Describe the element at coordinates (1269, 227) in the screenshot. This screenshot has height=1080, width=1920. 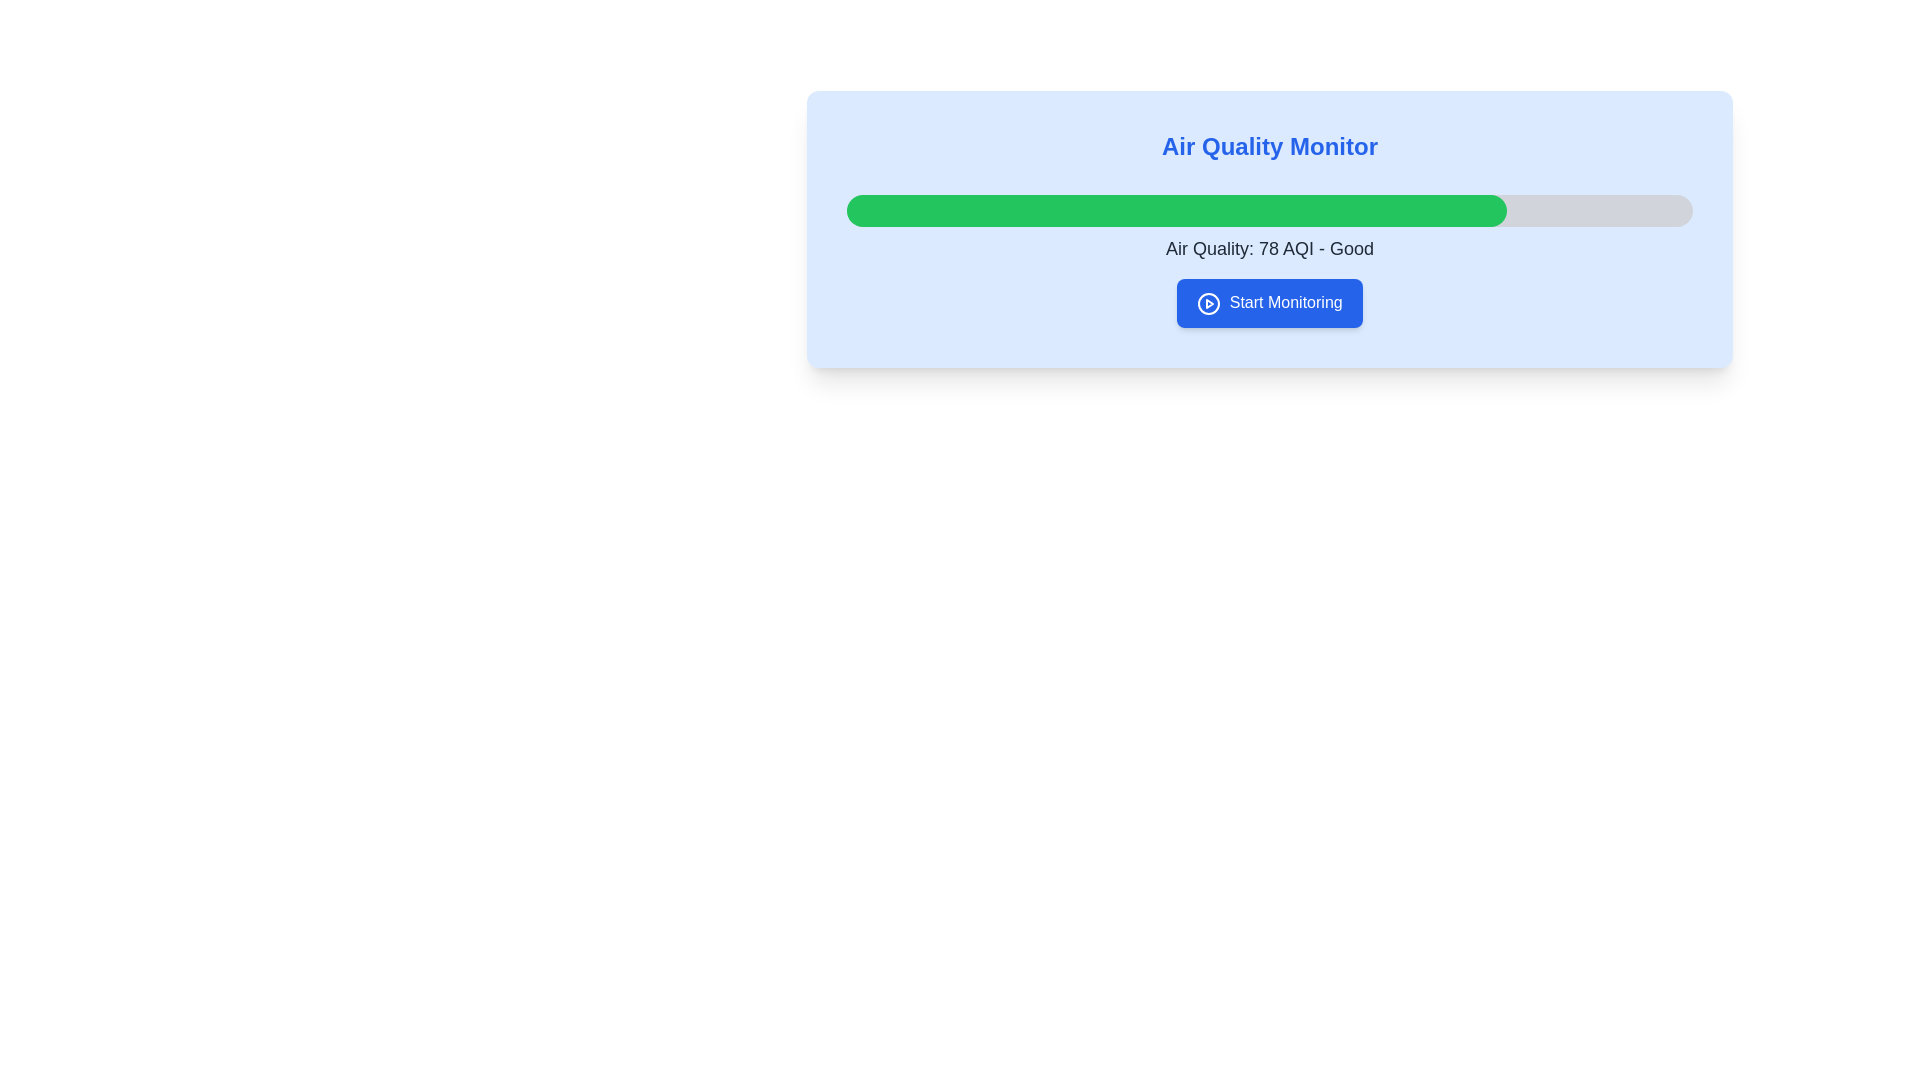
I see `the progress representation of the 'Air Quality Monitor' widget, which includes a progress bar indicating air quality level` at that location.